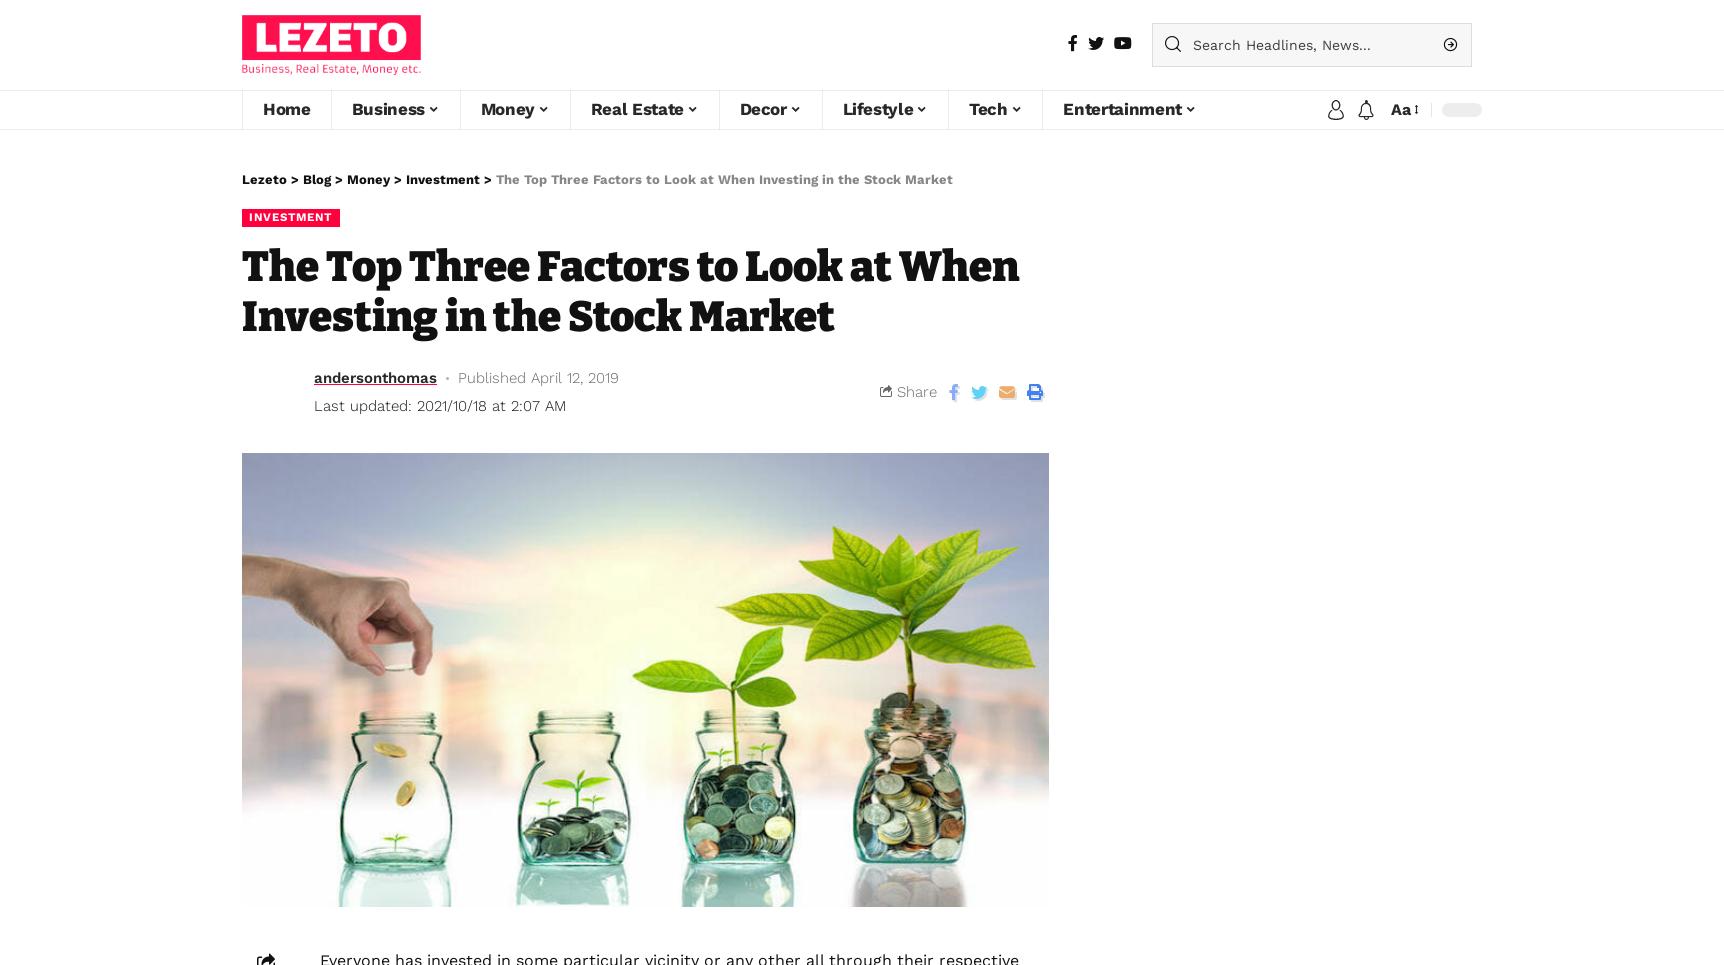 The width and height of the screenshot is (1724, 965). What do you see at coordinates (313, 404) in the screenshot?
I see `'Last updated: 2021/10/18 at 2:07 AM'` at bounding box center [313, 404].